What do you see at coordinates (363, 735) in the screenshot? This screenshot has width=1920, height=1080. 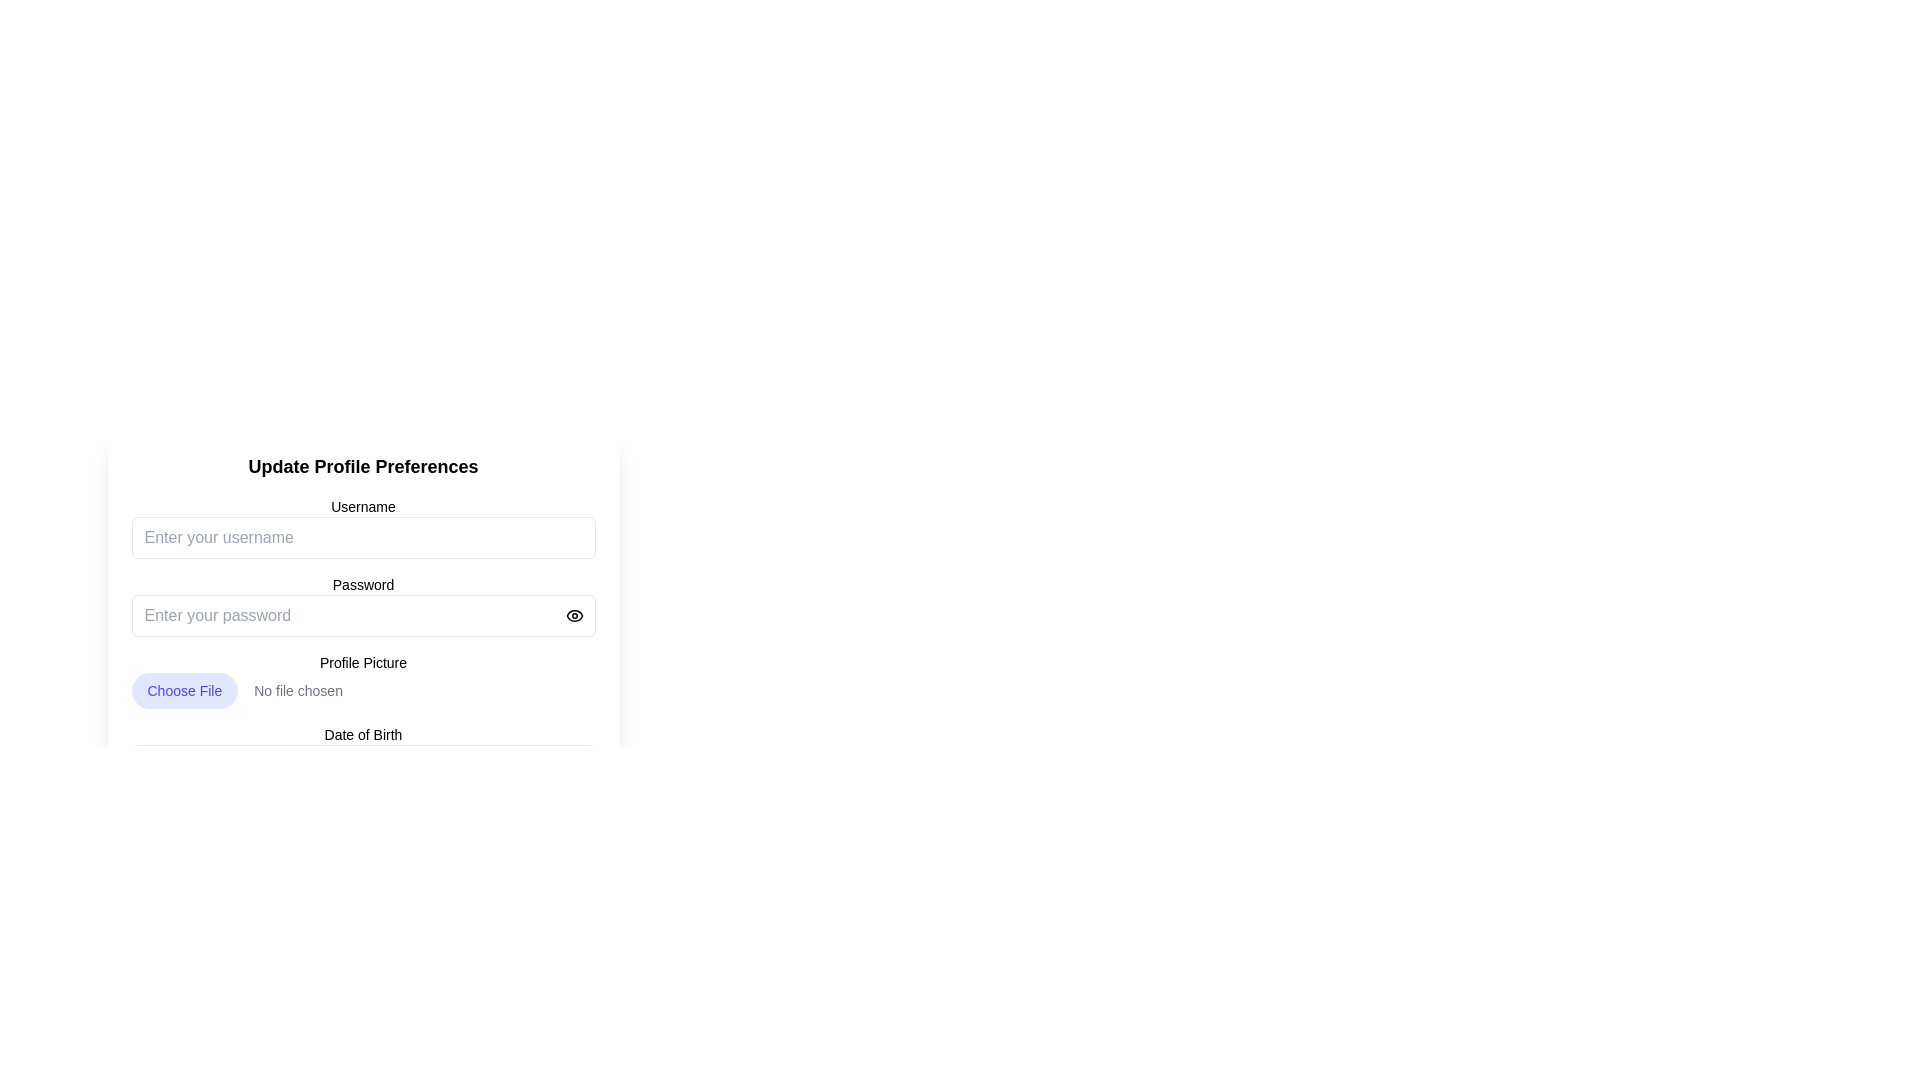 I see `the Text Label that indicates the date of birth input field, which is positioned at the bottom of the updated profile preferences form, immediately above the date input field and calendar icon` at bounding box center [363, 735].